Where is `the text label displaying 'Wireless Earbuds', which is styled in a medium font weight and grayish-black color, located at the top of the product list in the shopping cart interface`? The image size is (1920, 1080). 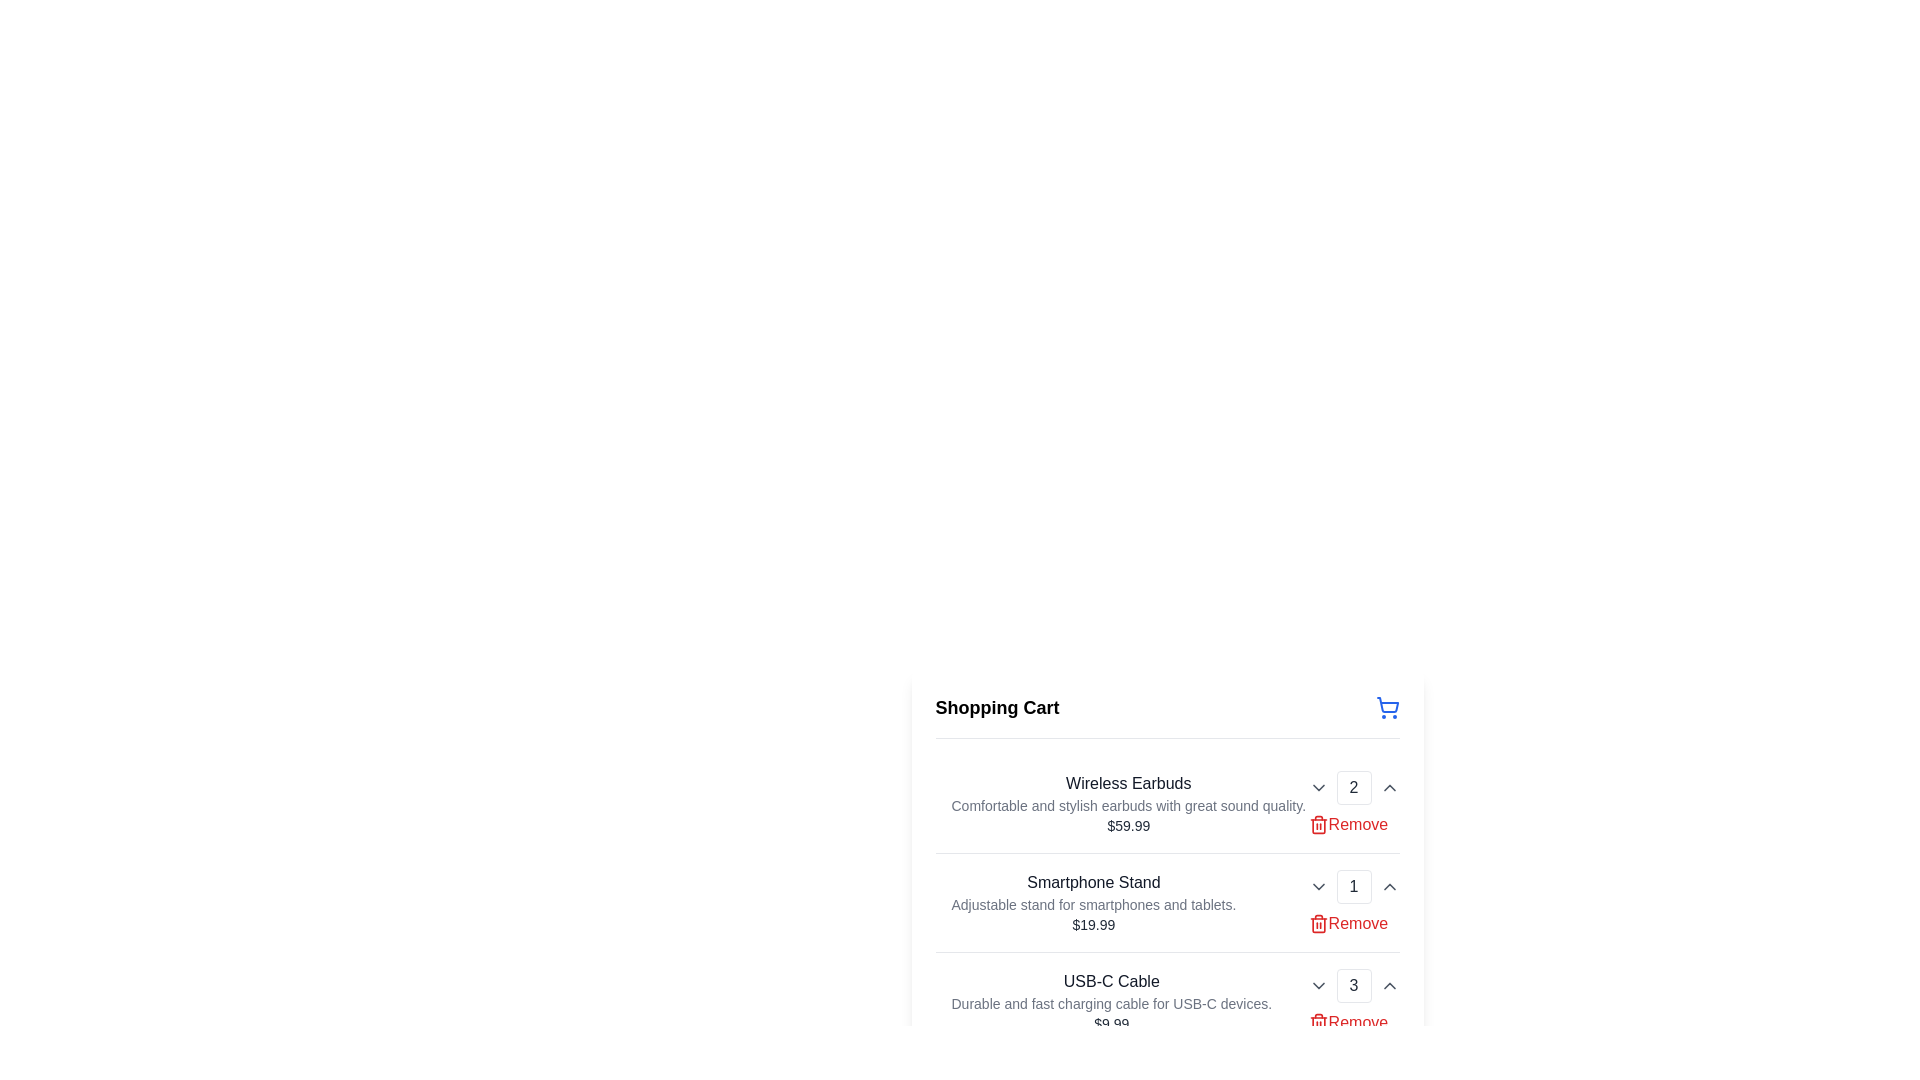 the text label displaying 'Wireless Earbuds', which is styled in a medium font weight and grayish-black color, located at the top of the product list in the shopping cart interface is located at coordinates (1128, 782).